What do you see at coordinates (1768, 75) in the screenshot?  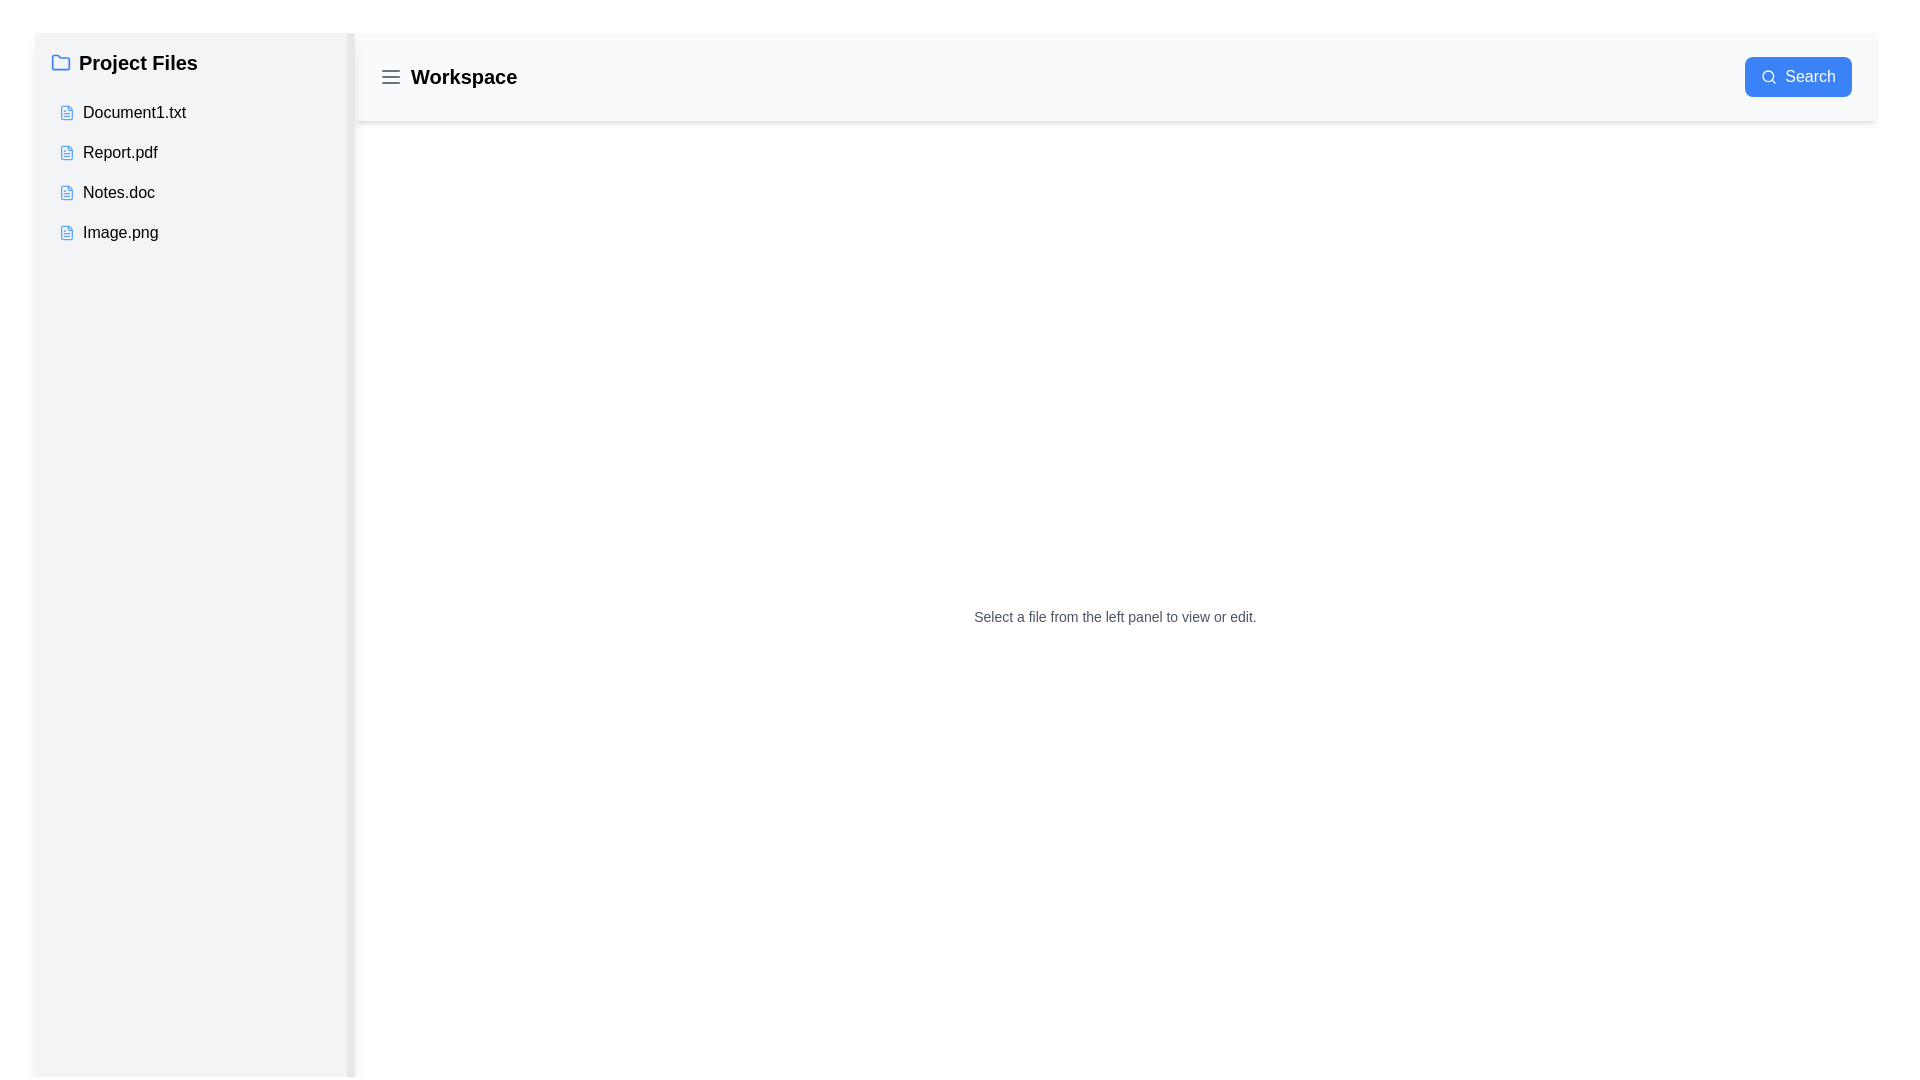 I see `the small circular element of the magnifying glass icon, which represents the 'Search' functionality in the user interface` at bounding box center [1768, 75].